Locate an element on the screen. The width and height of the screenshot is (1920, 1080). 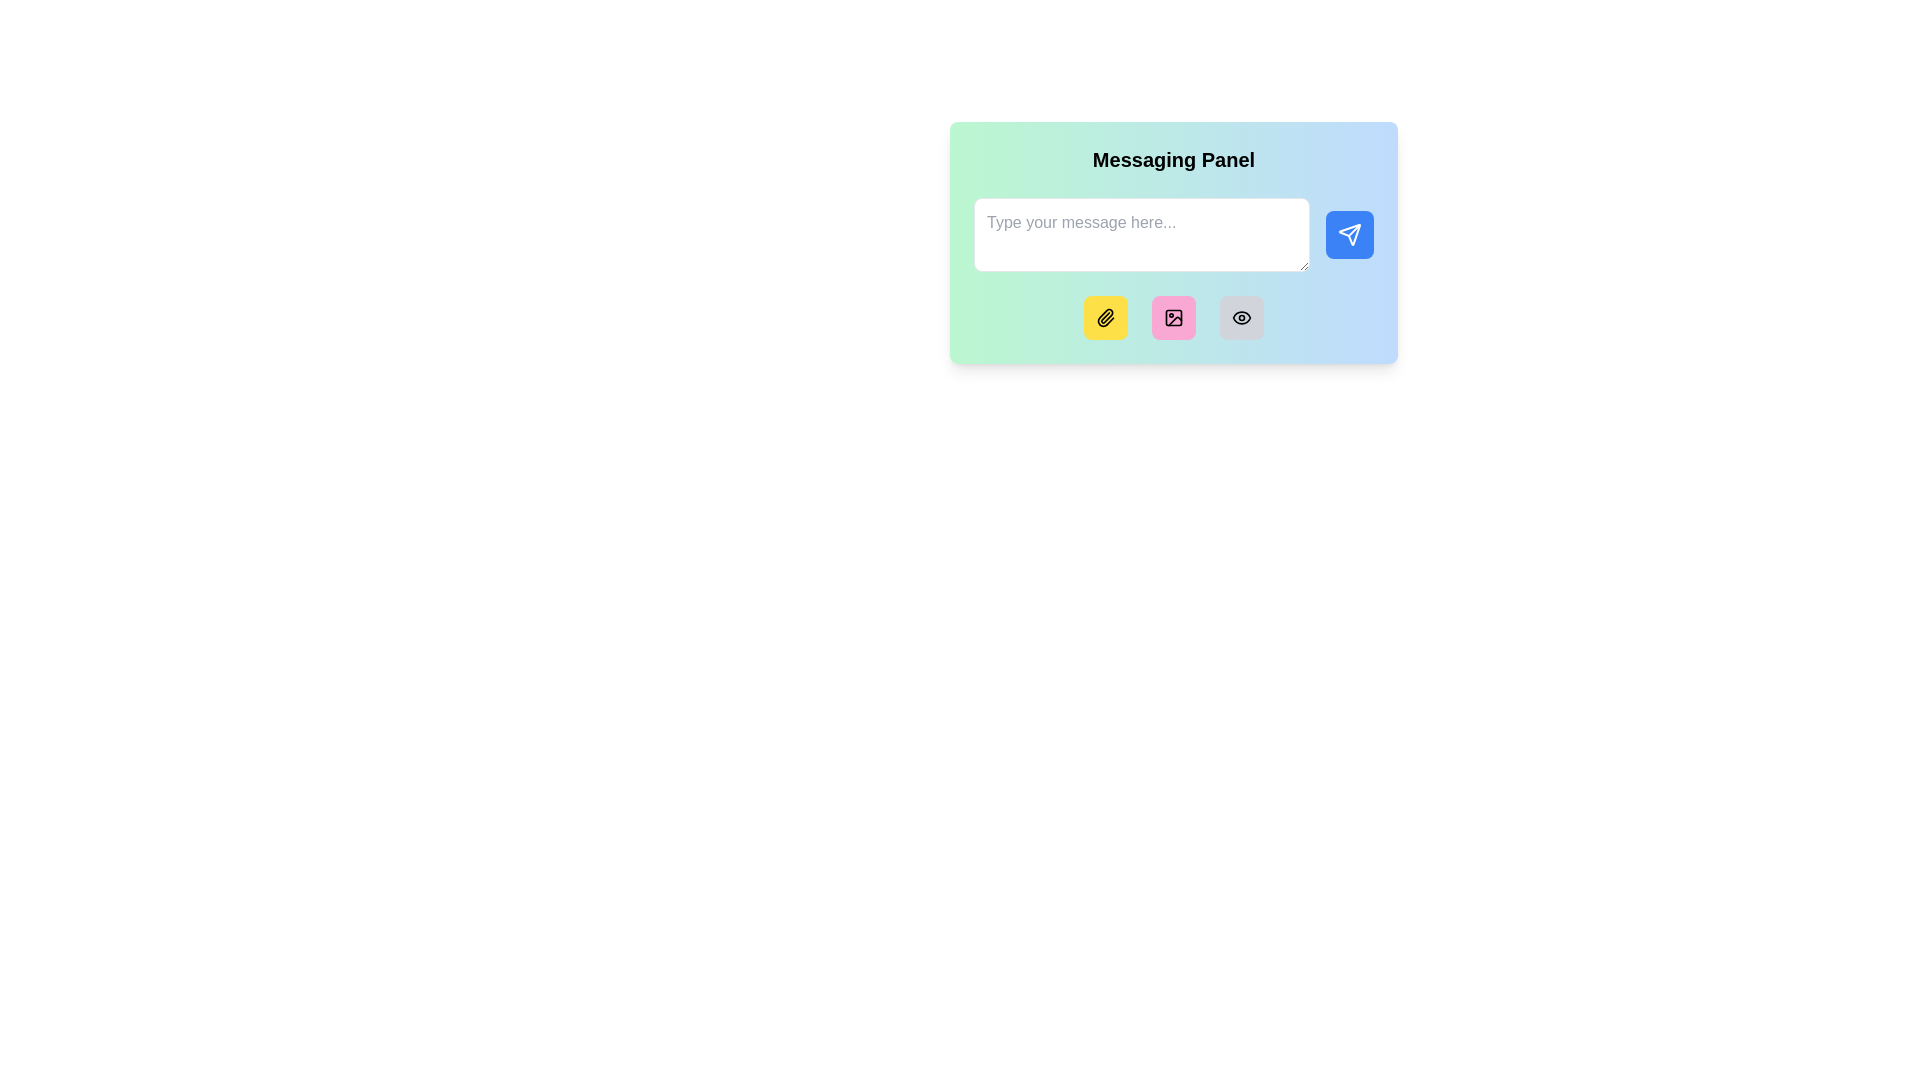
the attachment icon located in the second yellow button from the left, which allows the user to attach files or links to a message is located at coordinates (1104, 316).